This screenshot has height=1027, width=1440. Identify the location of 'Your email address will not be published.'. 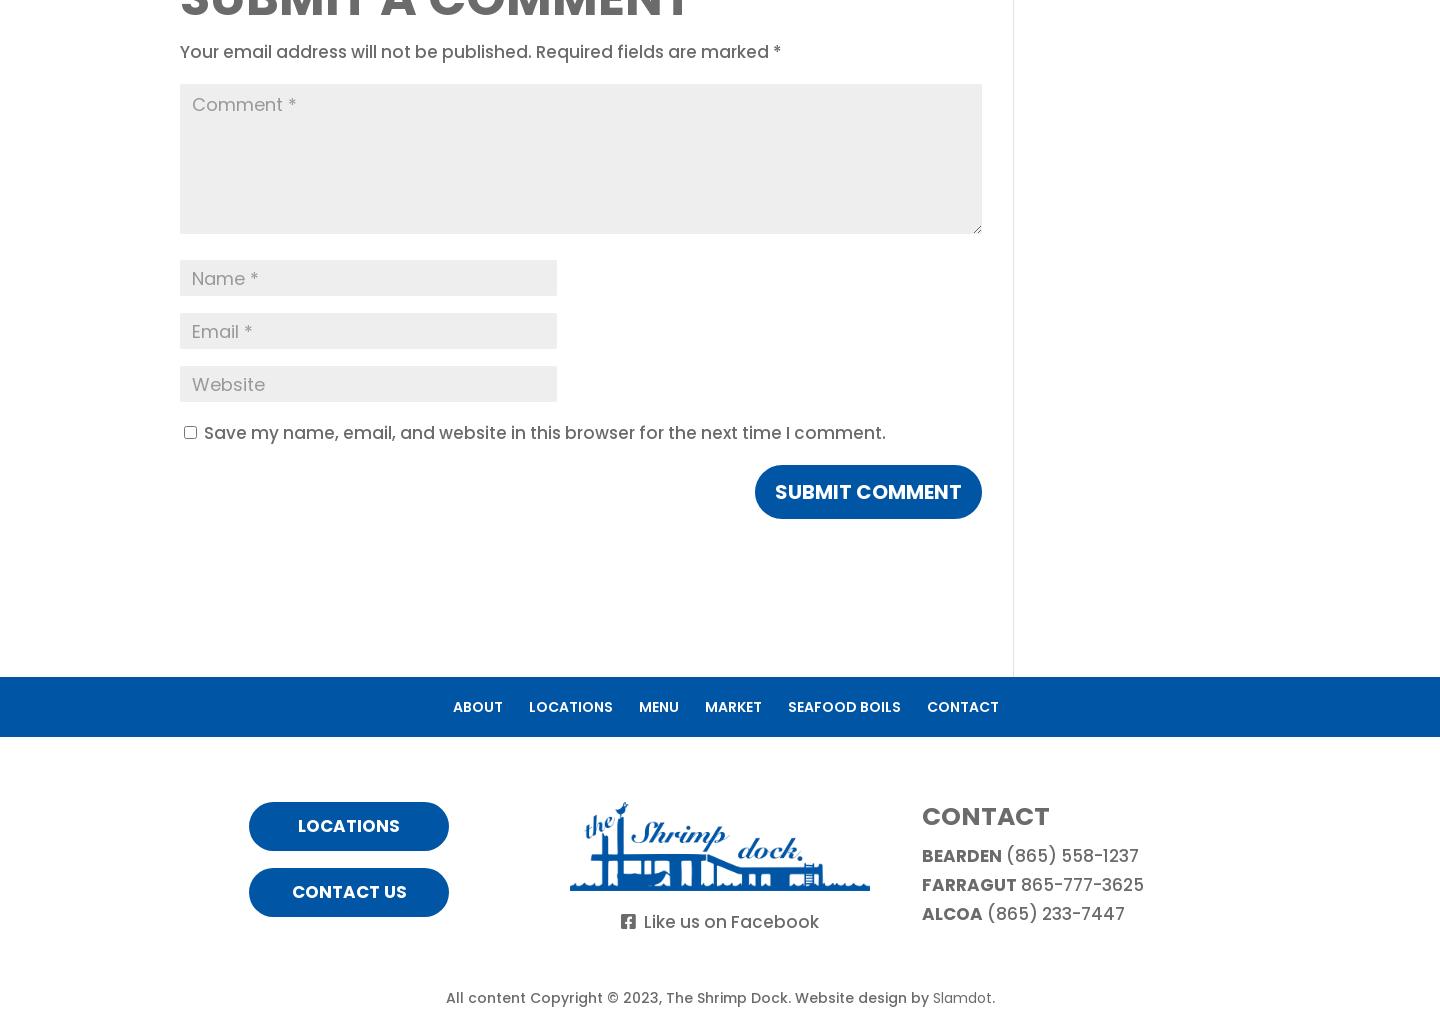
(355, 51).